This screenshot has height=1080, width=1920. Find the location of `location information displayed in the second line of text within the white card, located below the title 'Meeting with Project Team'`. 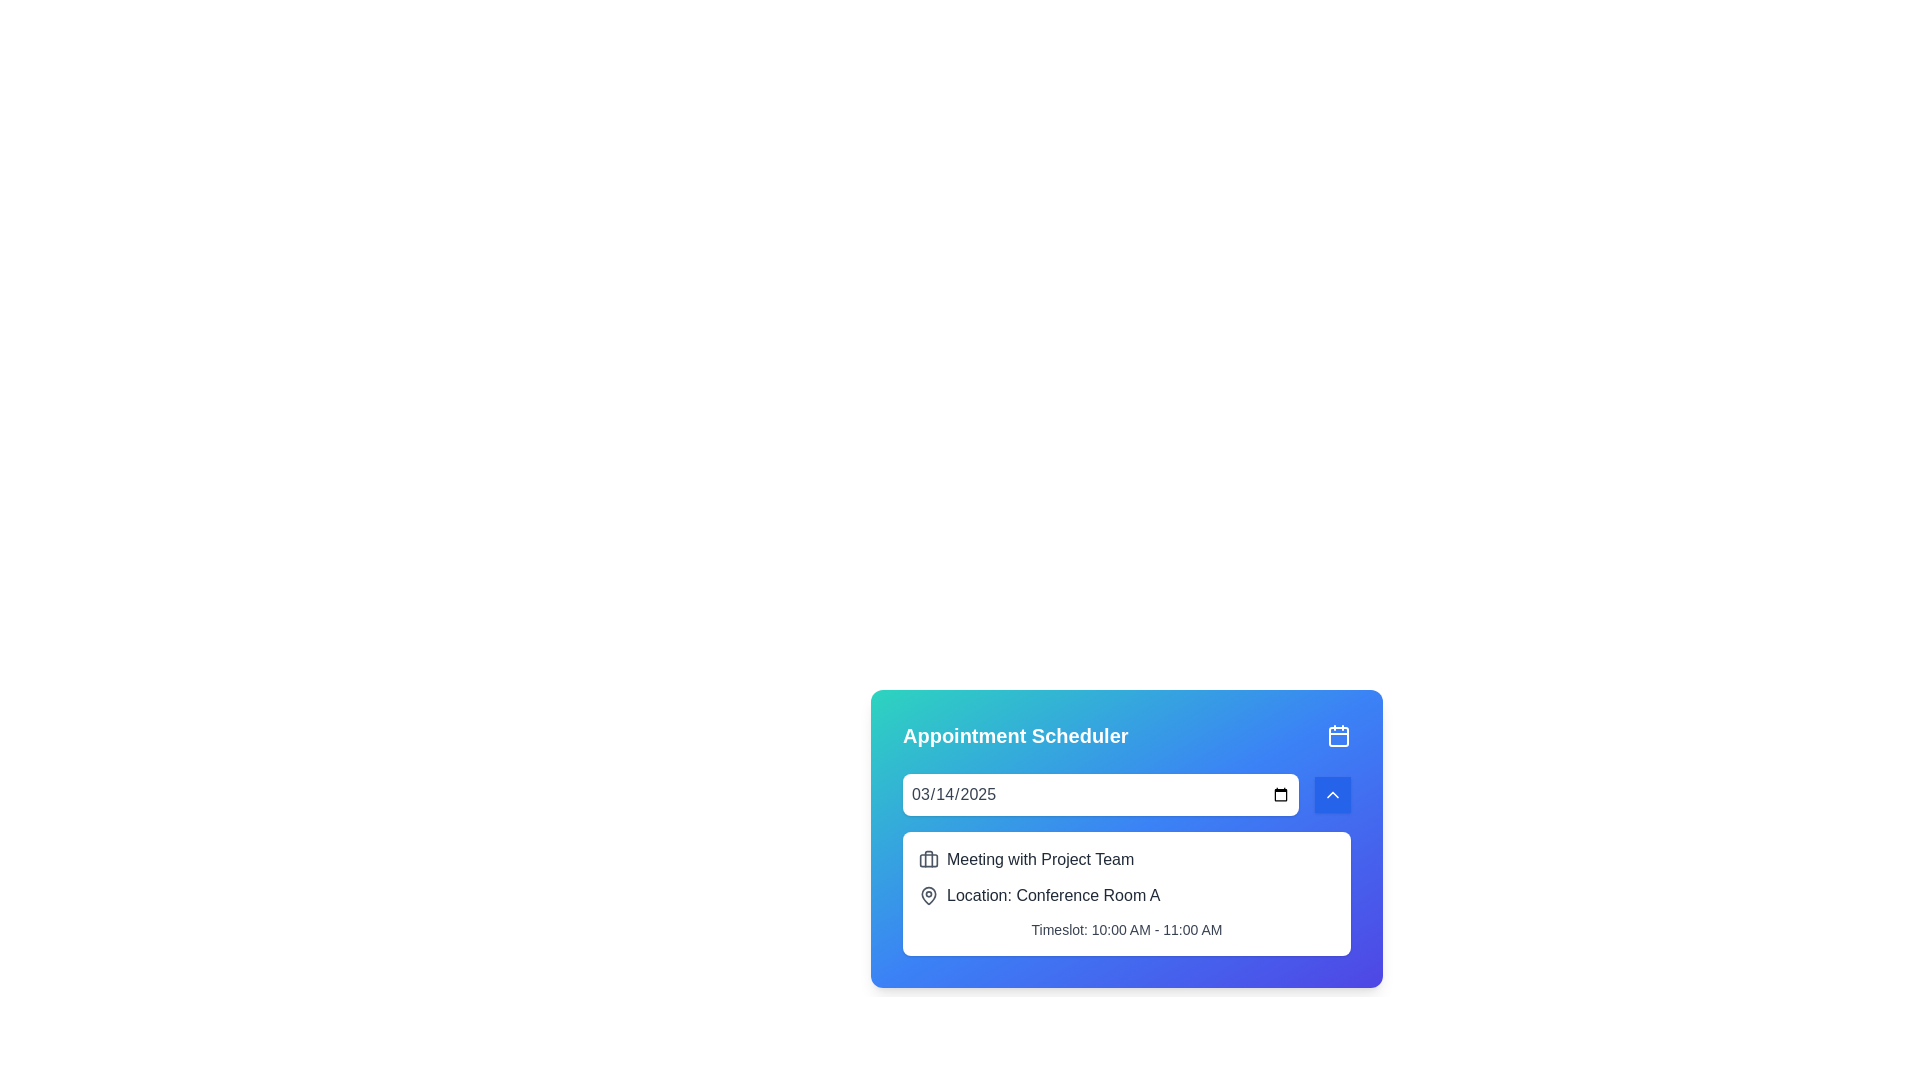

location information displayed in the second line of text within the white card, located below the title 'Meeting with Project Team' is located at coordinates (1127, 894).